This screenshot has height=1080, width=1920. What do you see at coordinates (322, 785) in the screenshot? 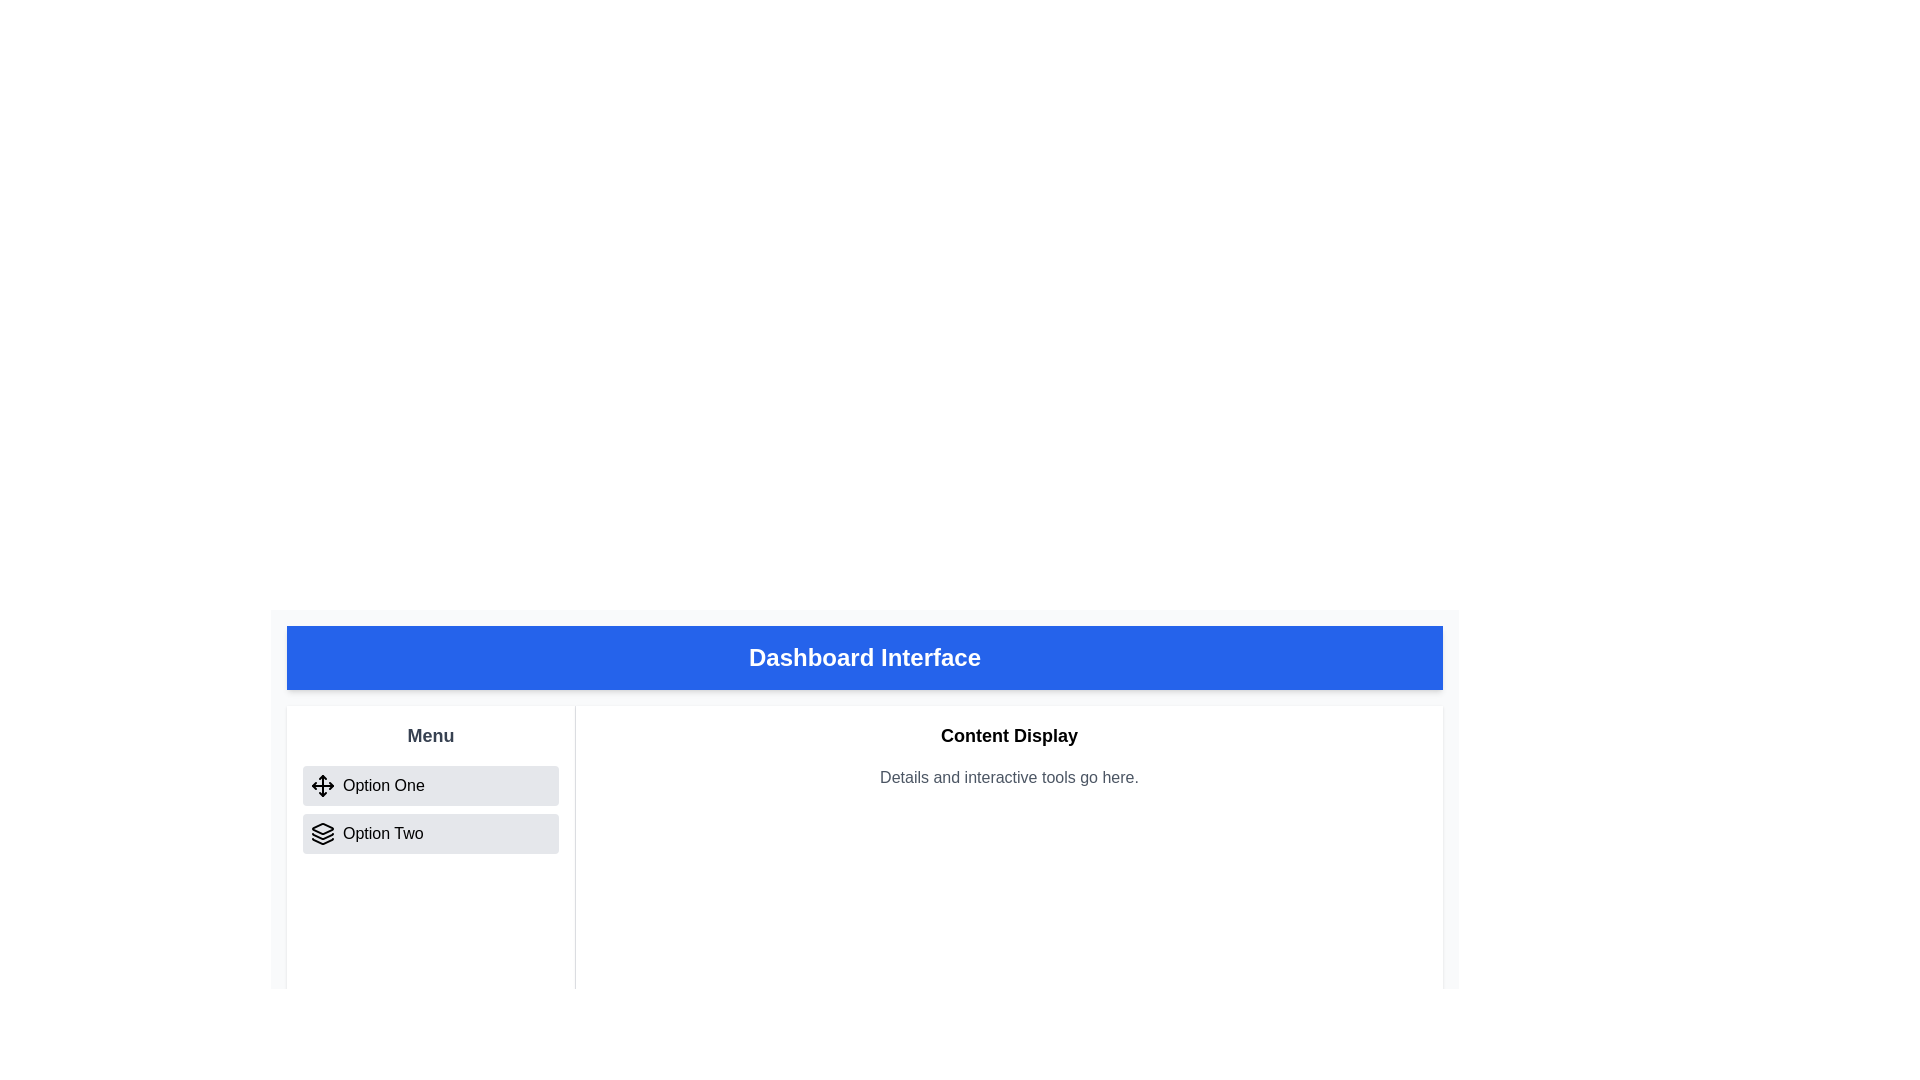
I see `the decorative icon associated with 'Option One' in the left navigation panel` at bounding box center [322, 785].